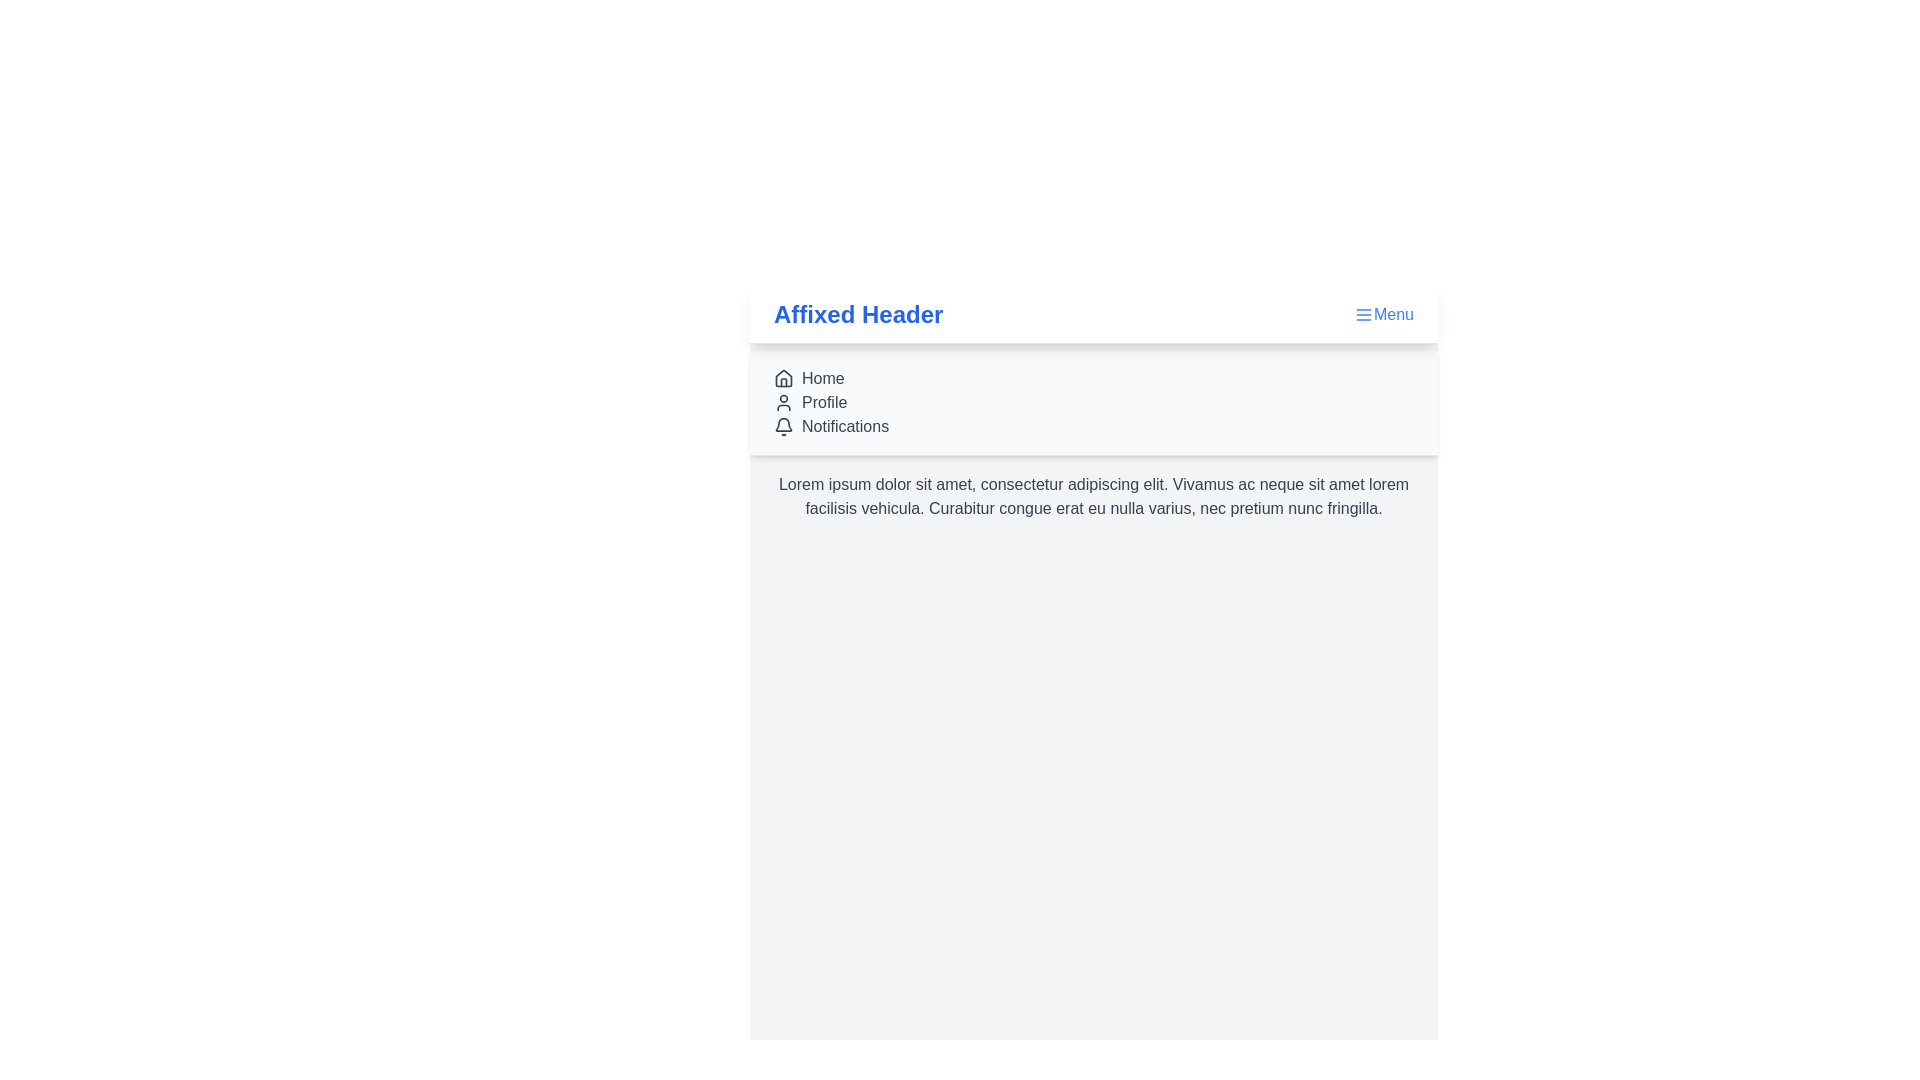 The height and width of the screenshot is (1080, 1920). What do you see at coordinates (782, 402) in the screenshot?
I see `the user icon with a dark blue outline representing user profiles, located in the horizontal menu bar next to the 'Profile' text` at bounding box center [782, 402].